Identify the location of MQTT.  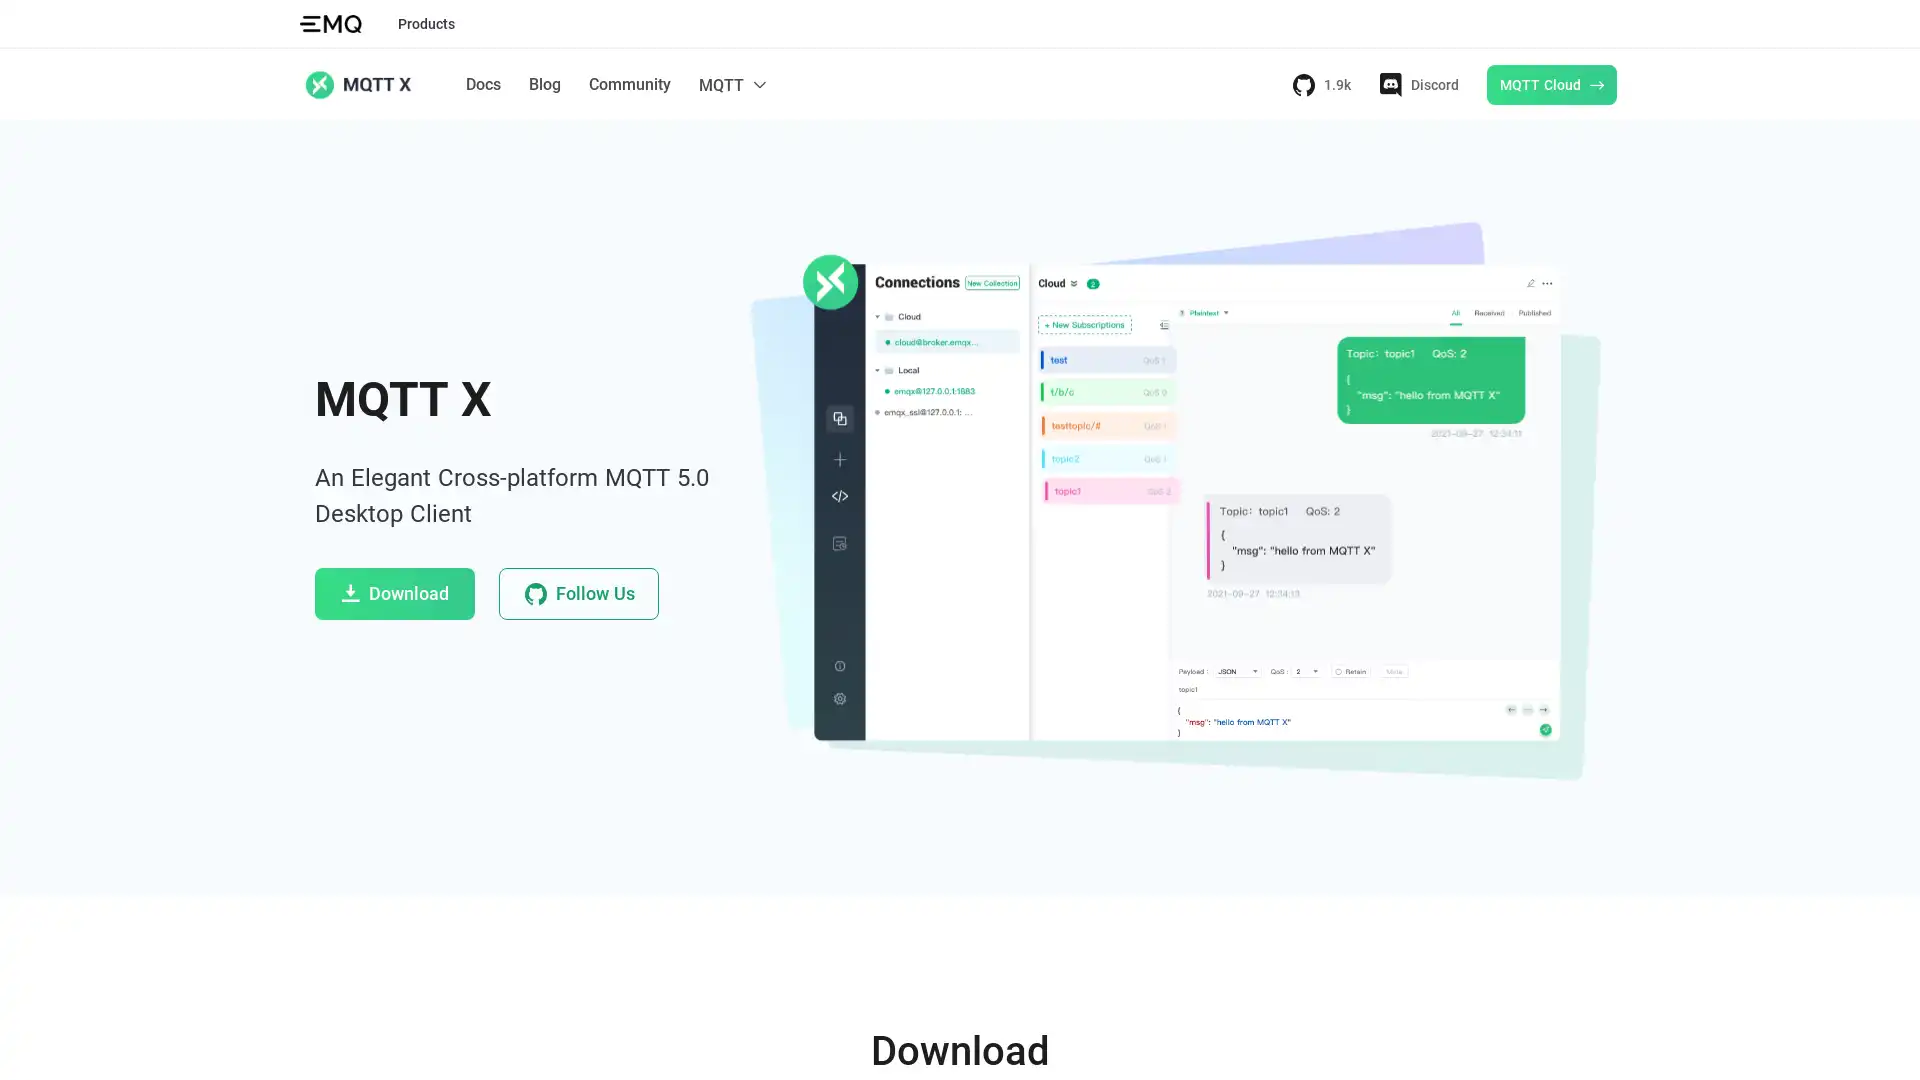
(732, 83).